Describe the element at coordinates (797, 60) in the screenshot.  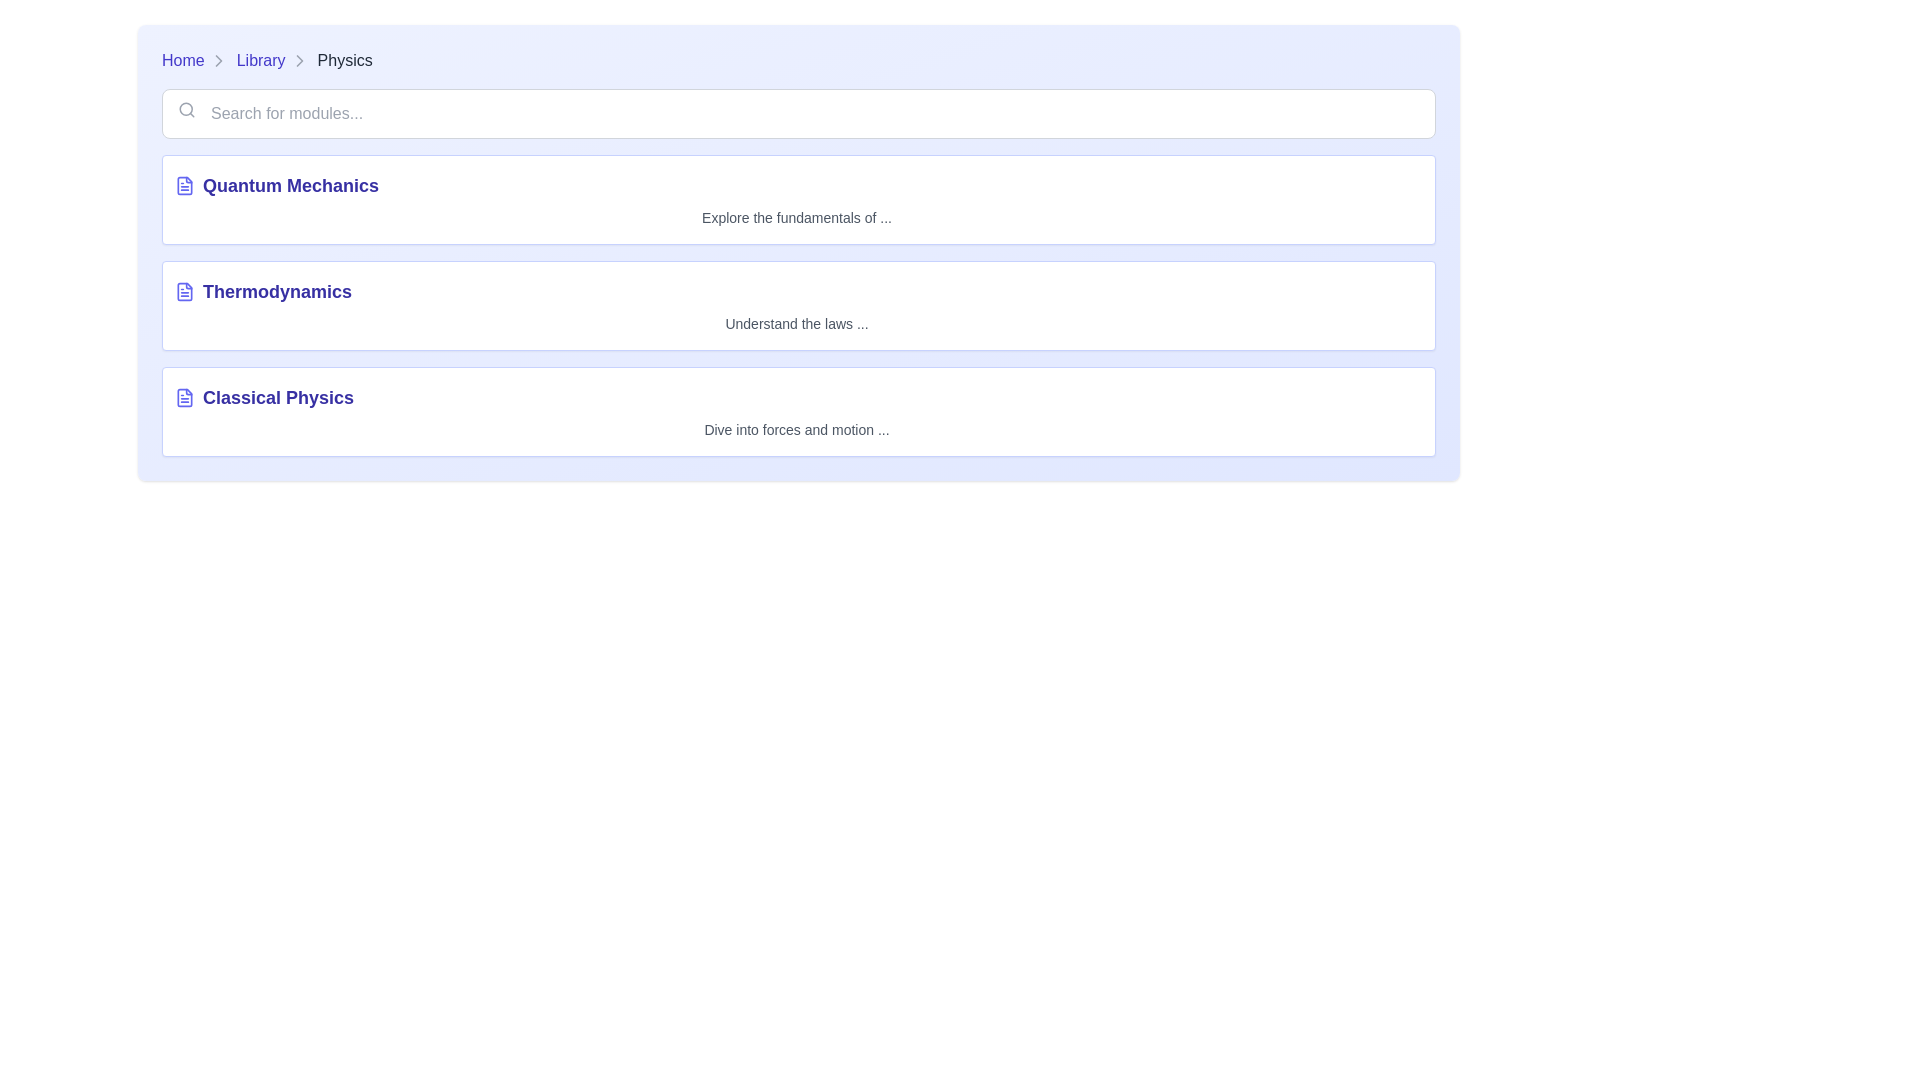
I see `the breadcrumb navigation component section link 'Home'` at that location.